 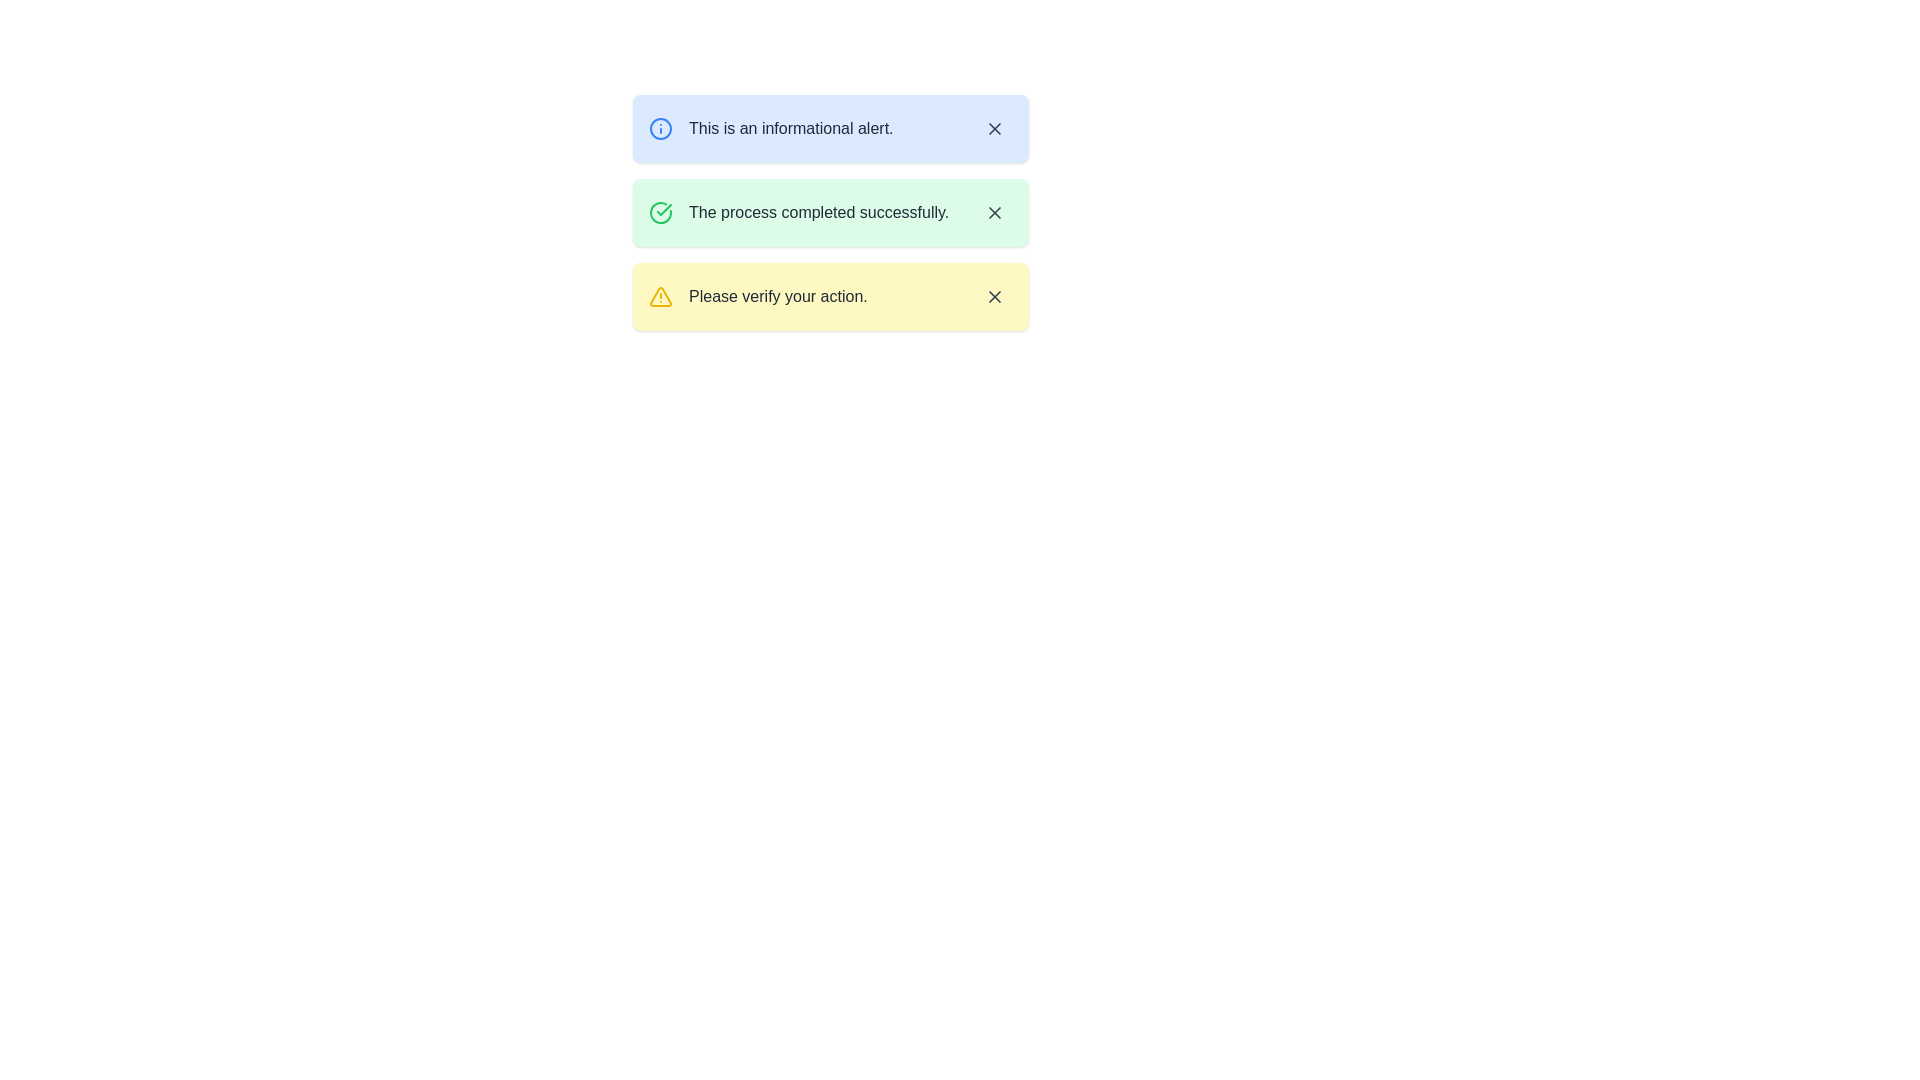 I want to click on text displayed in the text label that says 'Please verify your action.' which is styled in a dark gray font and located in a yellow background alert box, so click(x=777, y=297).